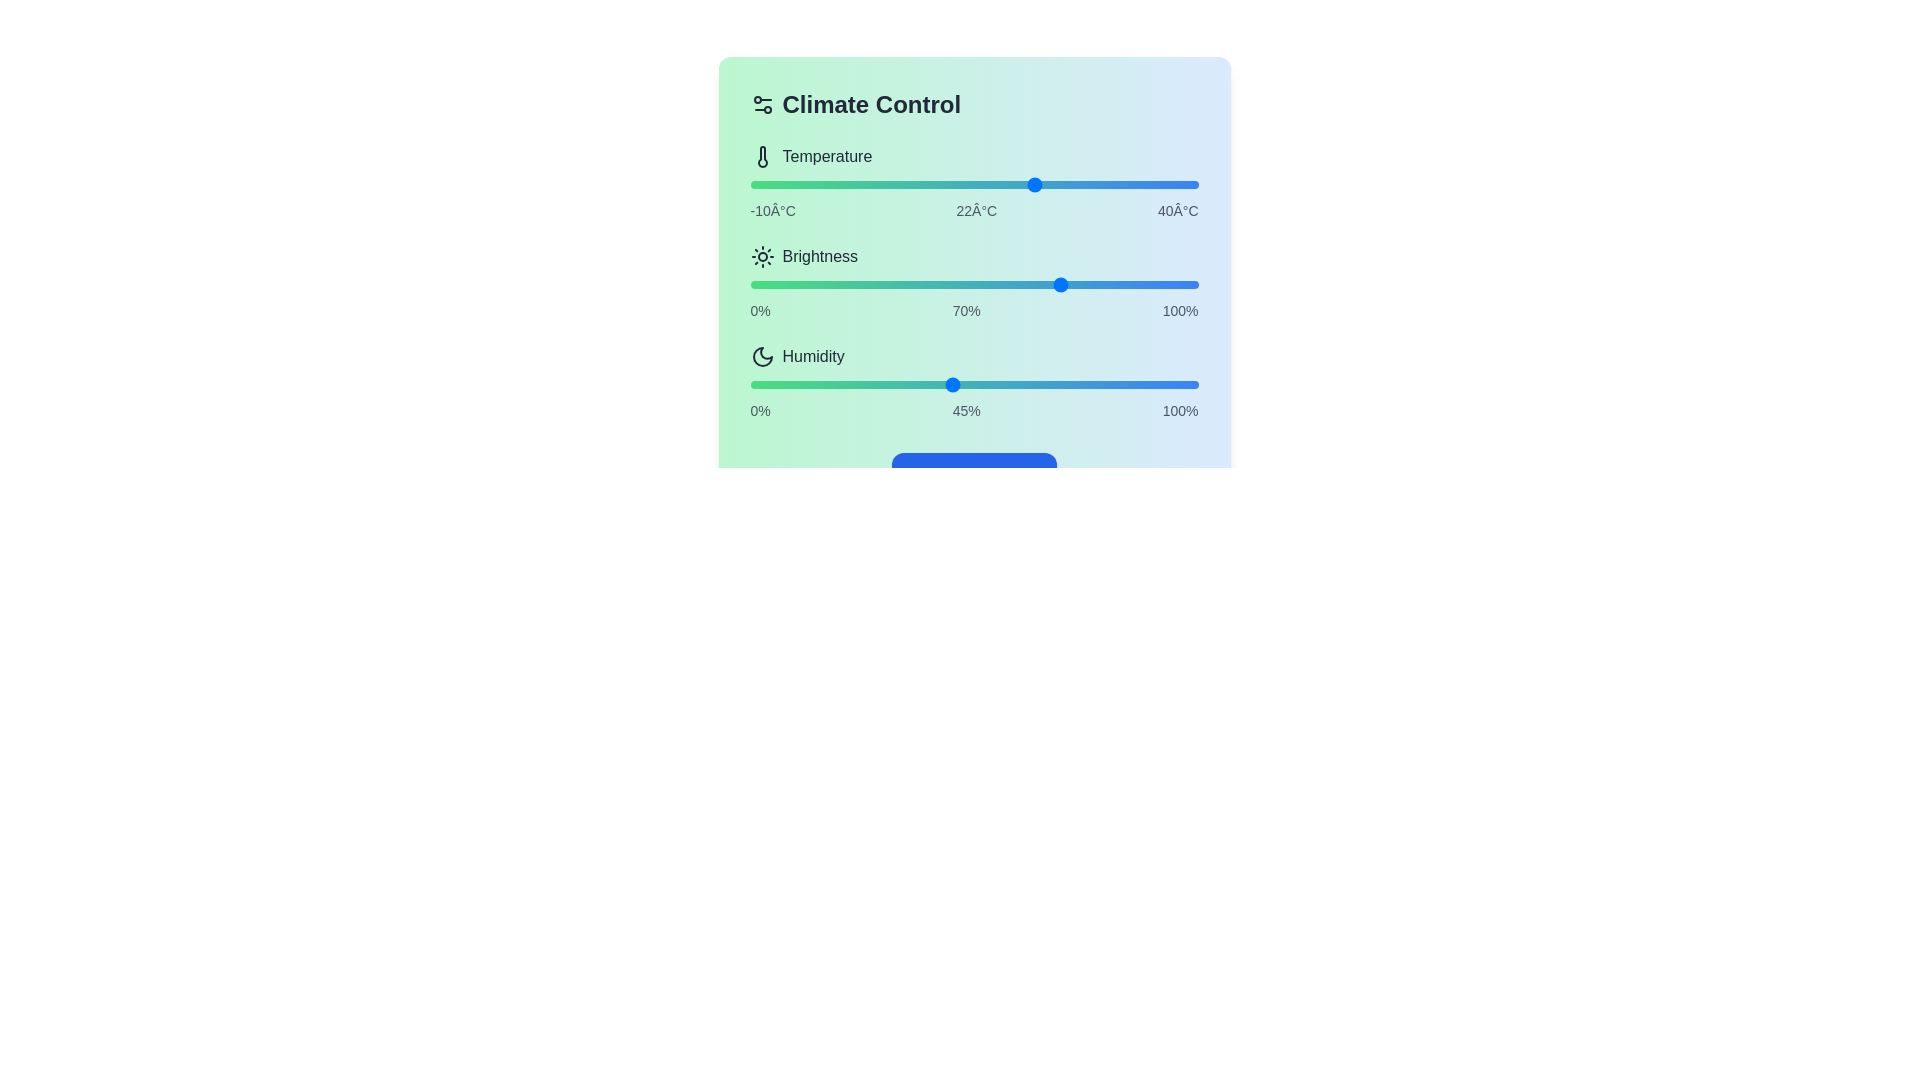 The height and width of the screenshot is (1080, 1920). Describe the element at coordinates (849, 285) in the screenshot. I see `the brightness level` at that location.